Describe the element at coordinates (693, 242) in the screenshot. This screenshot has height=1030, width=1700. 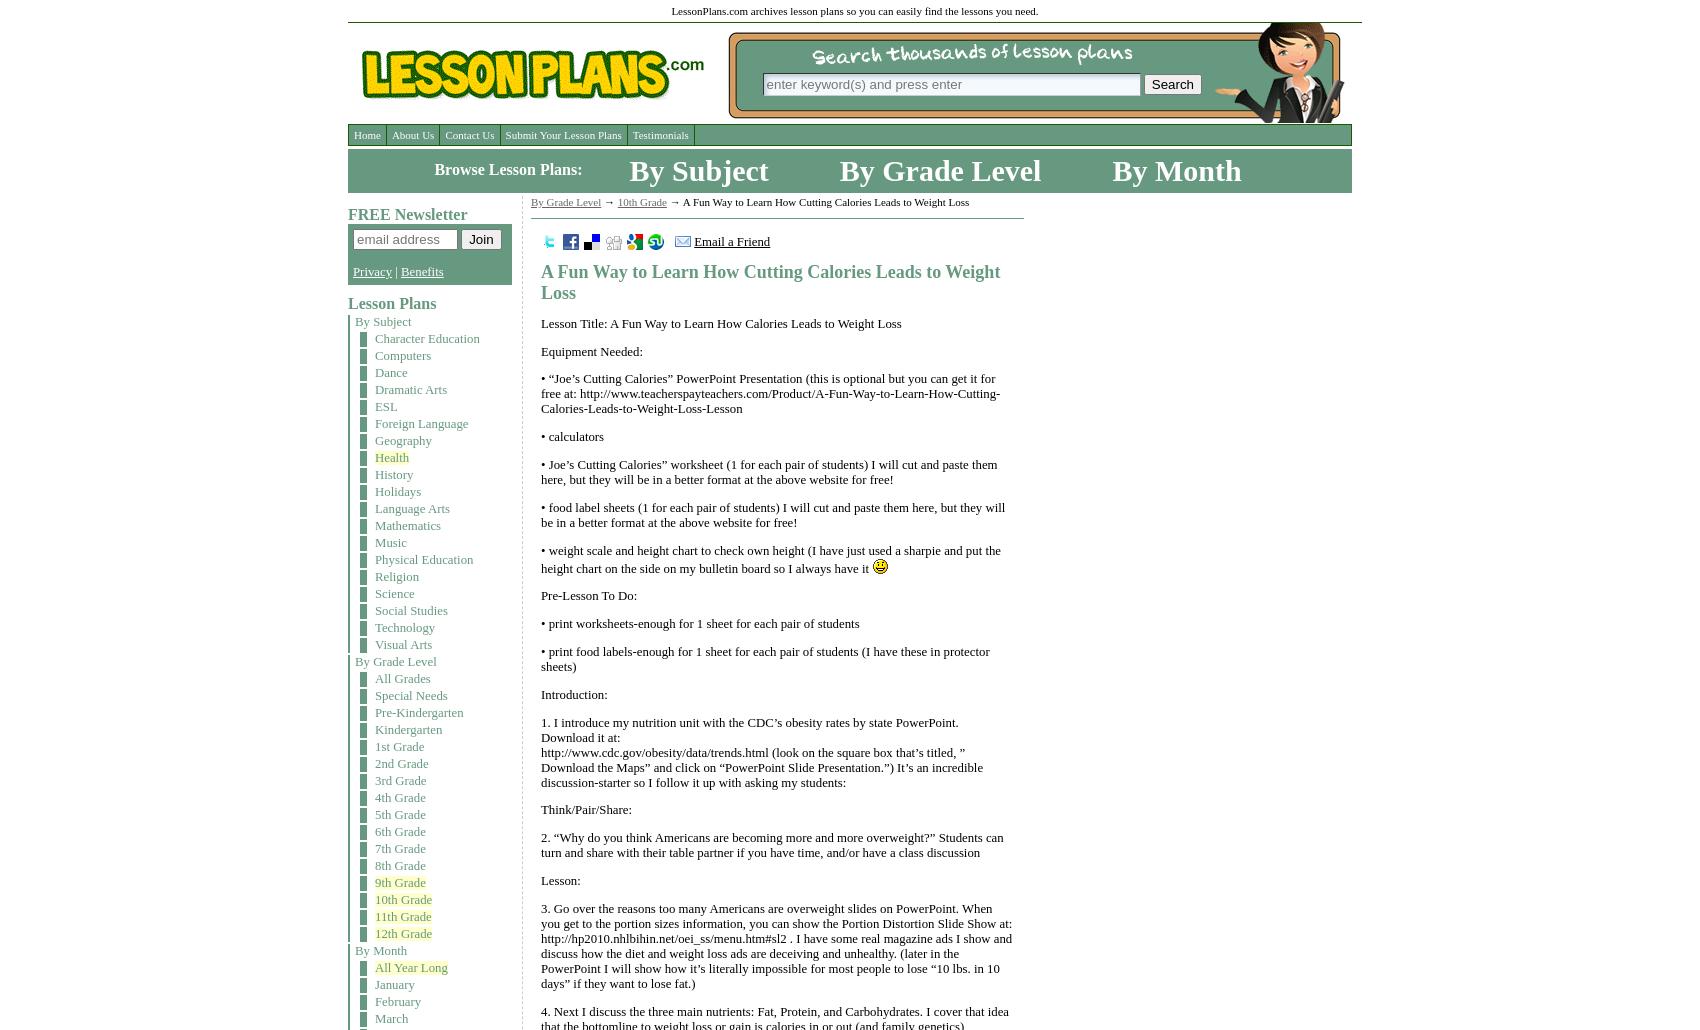
I see `'Email a Friend'` at that location.